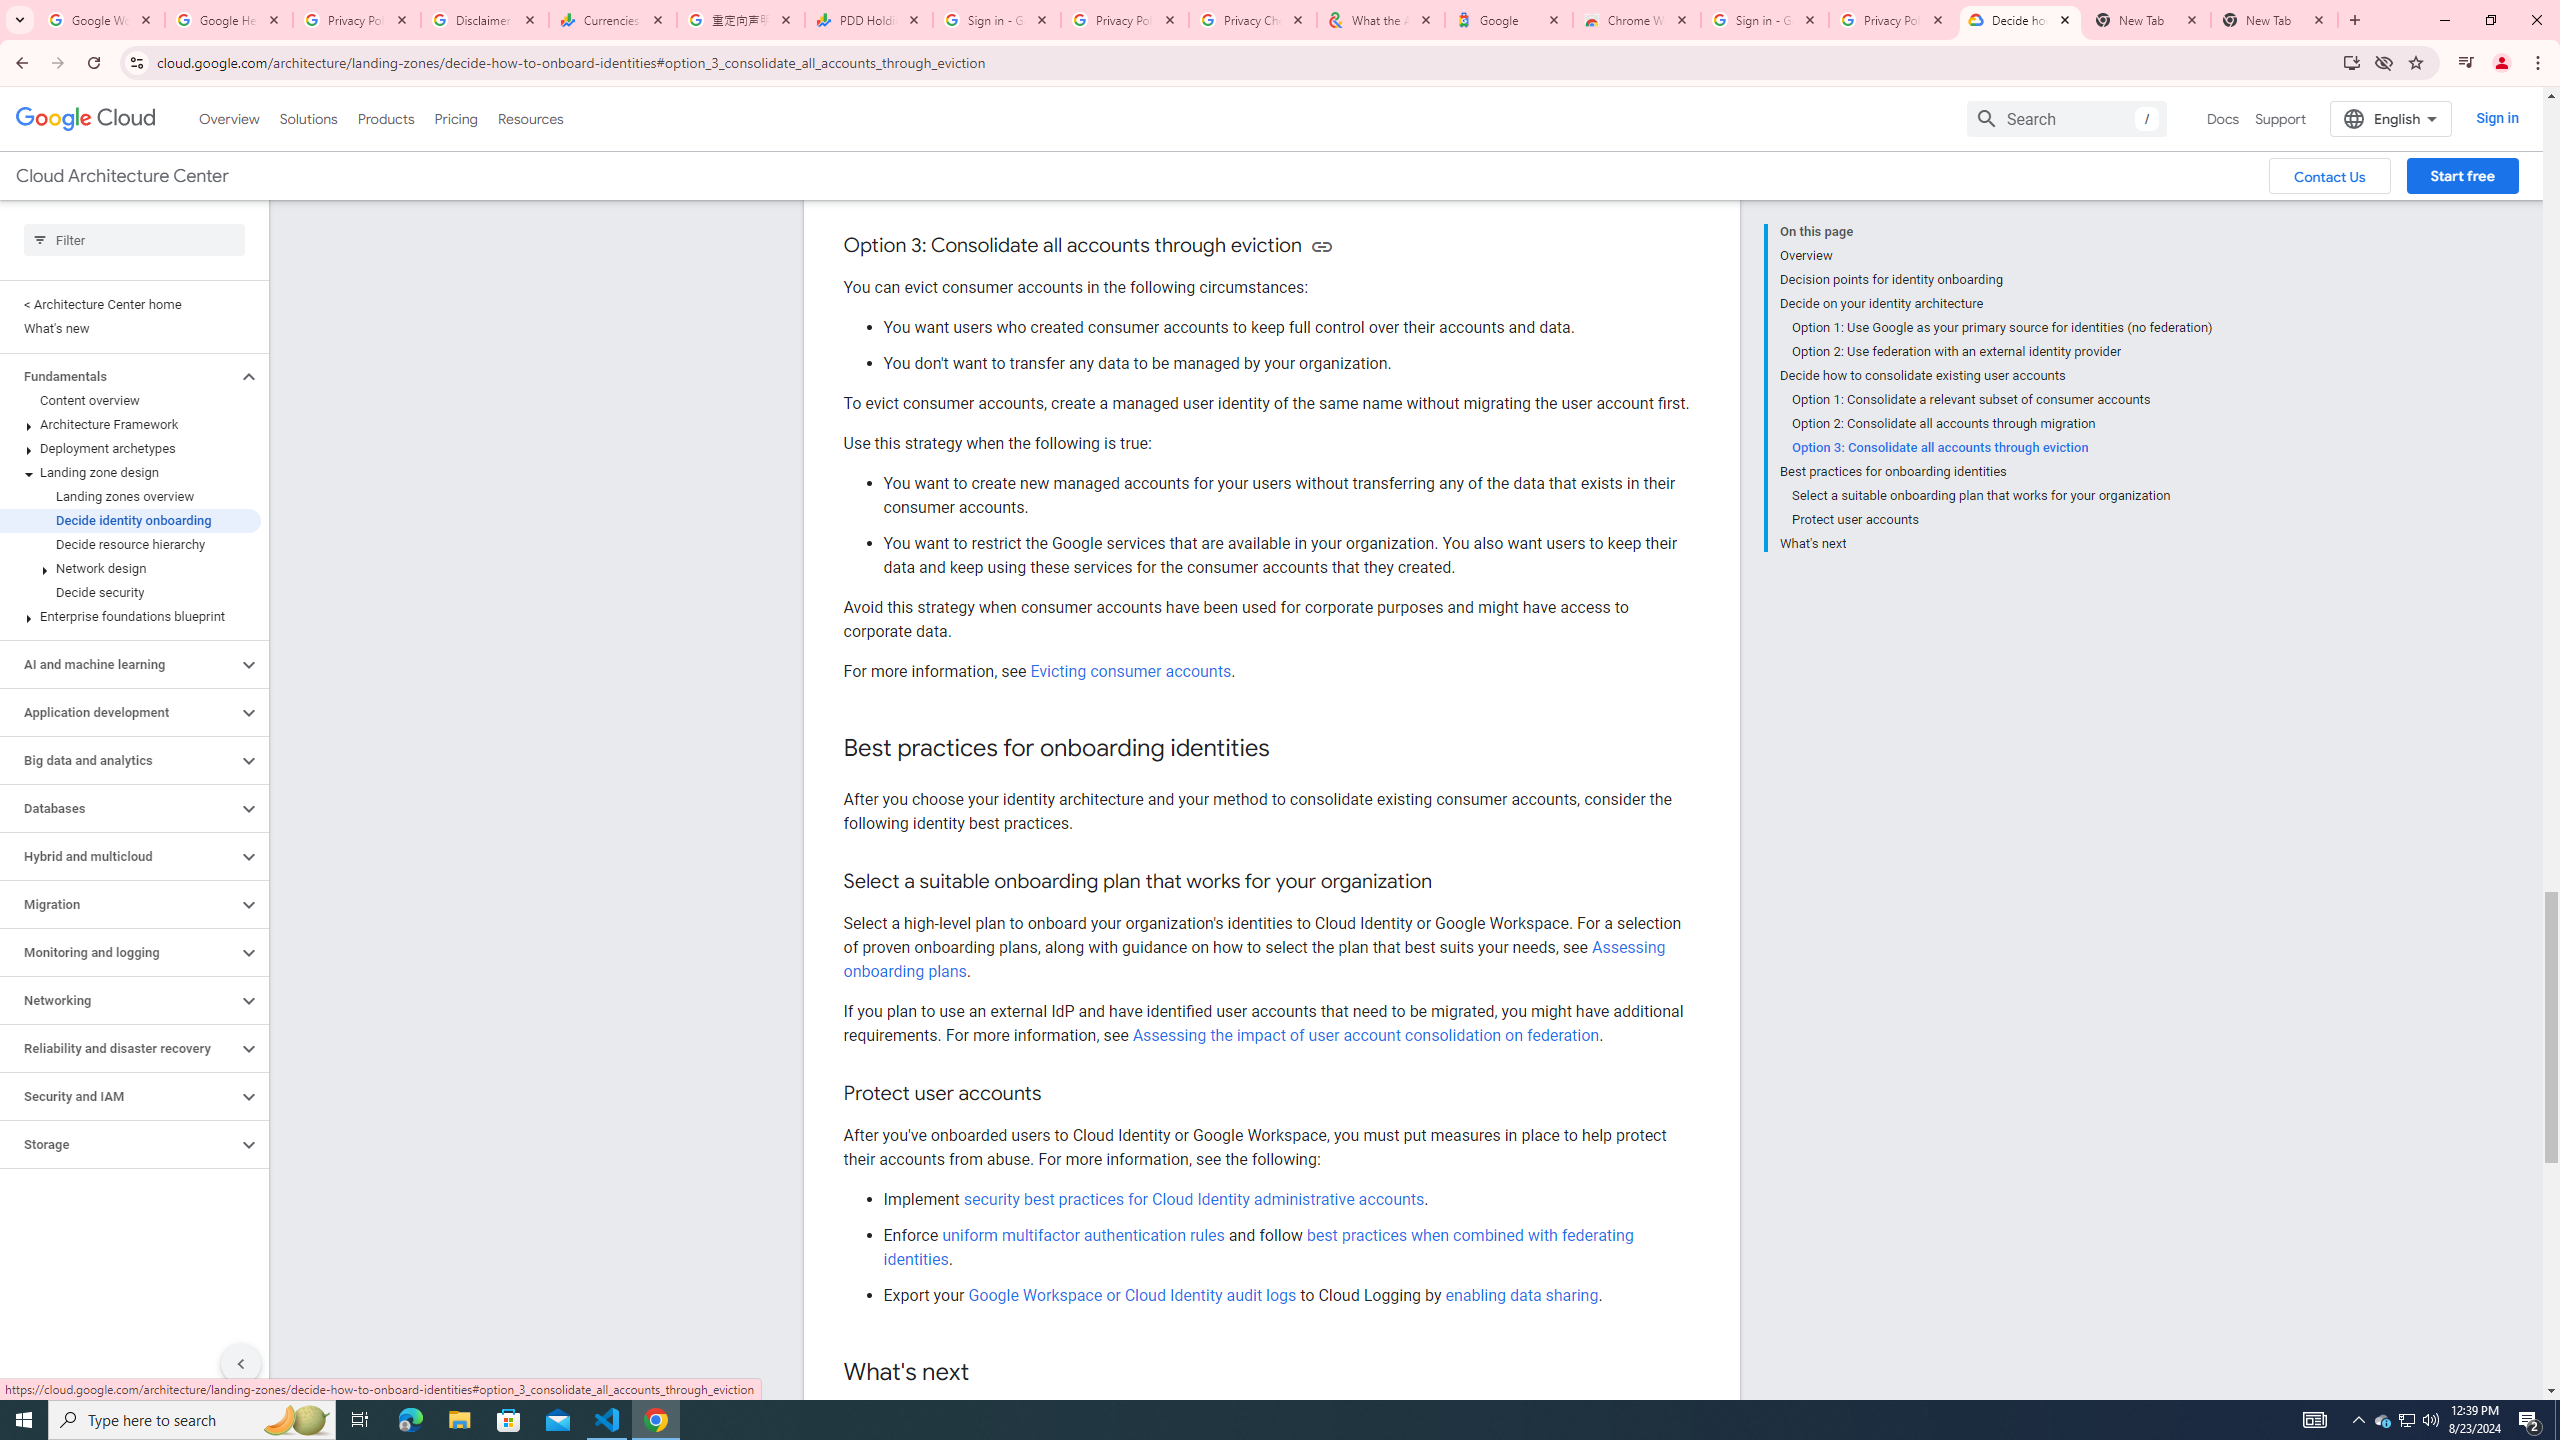 This screenshot has width=2560, height=1440. What do you see at coordinates (118, 375) in the screenshot?
I see `'Fundamentals'` at bounding box center [118, 375].